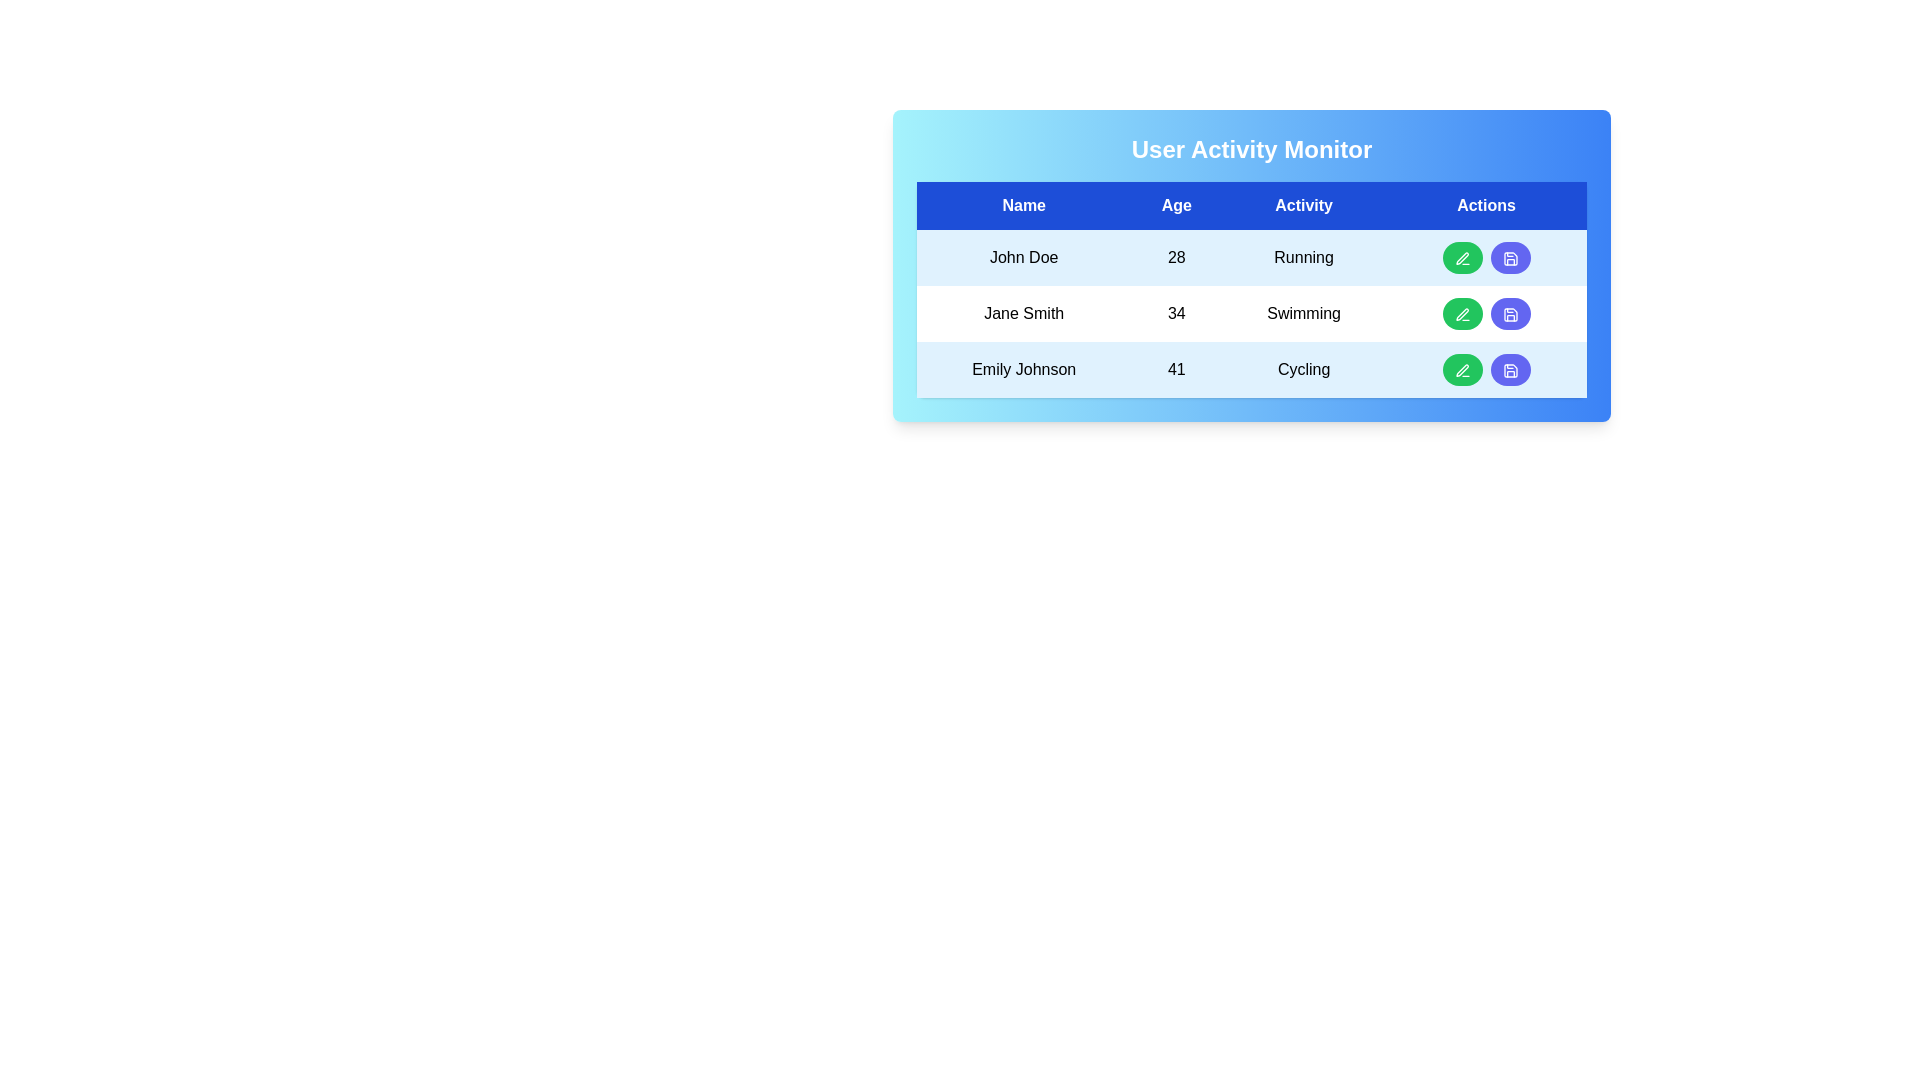 The width and height of the screenshot is (1920, 1080). Describe the element at coordinates (1510, 370) in the screenshot. I see `the save button for the Emily Johnson row` at that location.